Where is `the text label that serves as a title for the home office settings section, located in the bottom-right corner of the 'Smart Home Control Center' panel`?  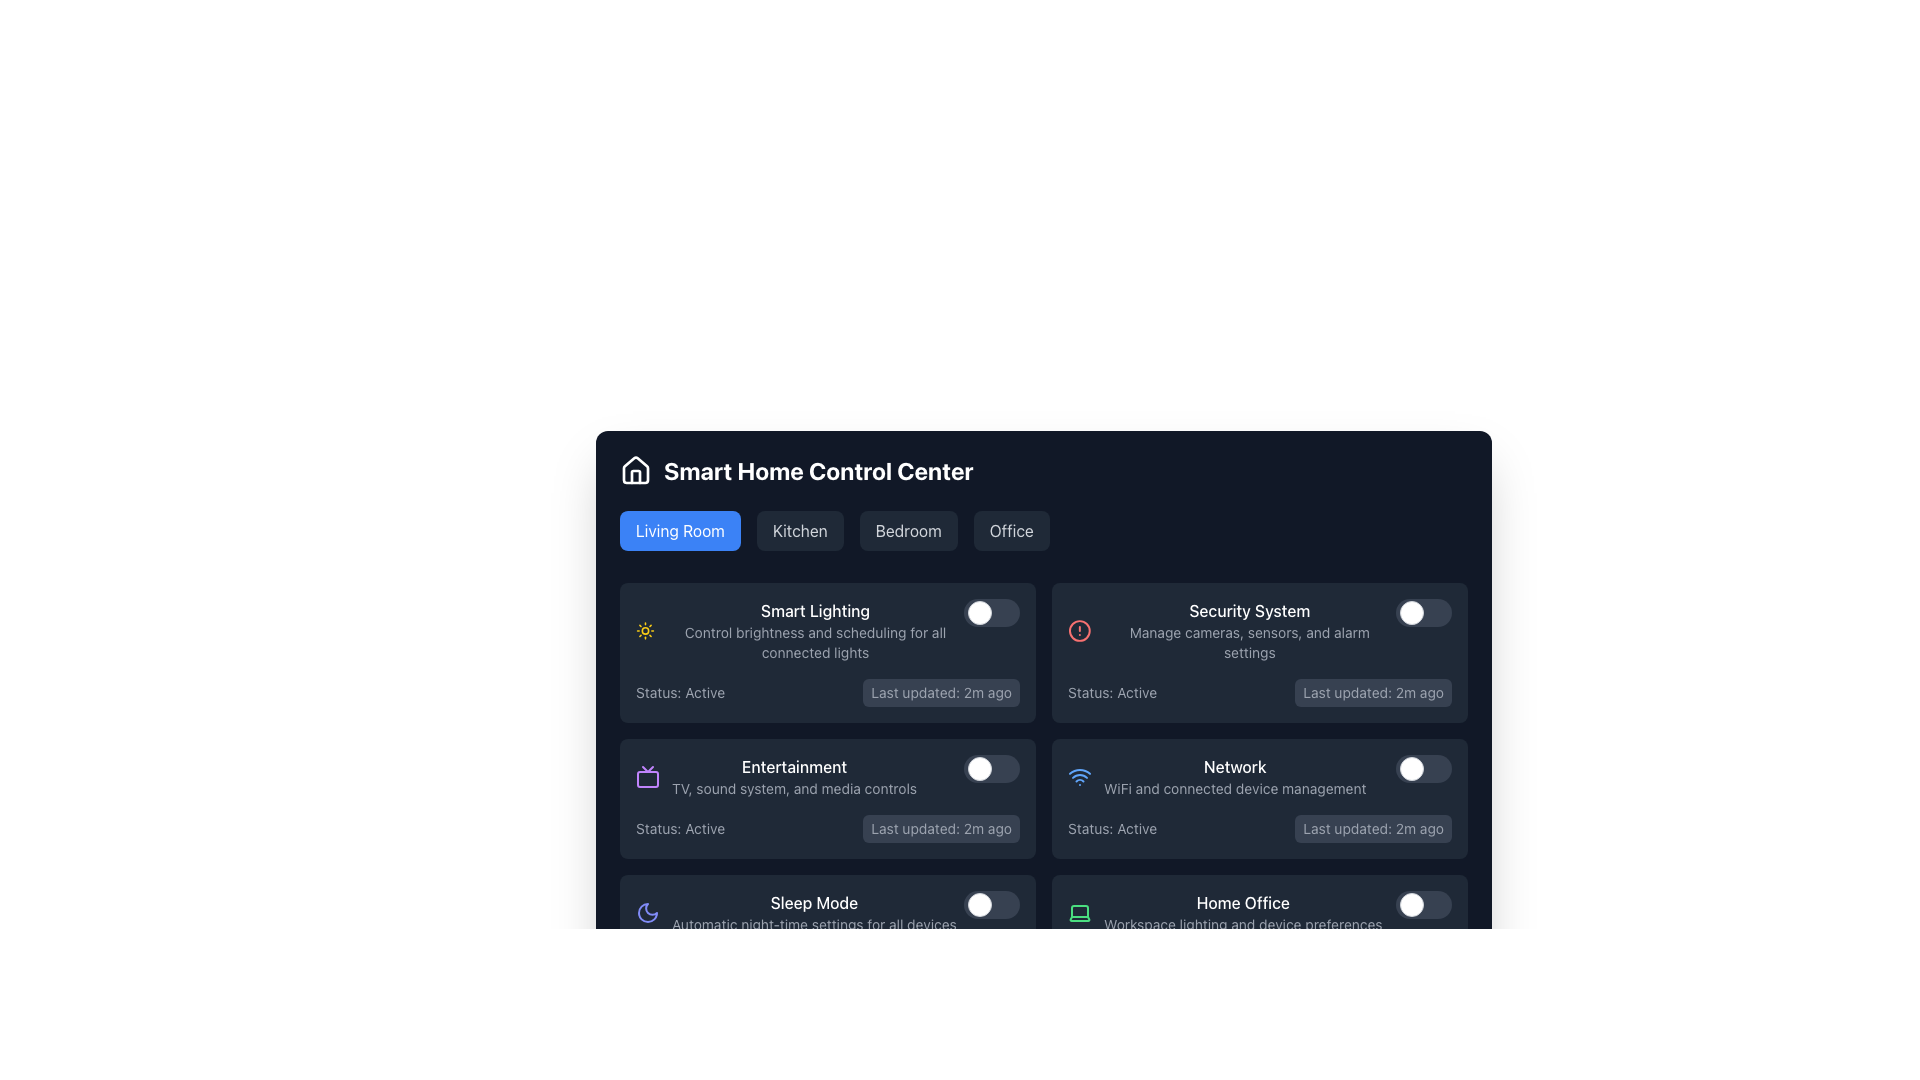
the text label that serves as a title for the home office settings section, located in the bottom-right corner of the 'Smart Home Control Center' panel is located at coordinates (1242, 902).